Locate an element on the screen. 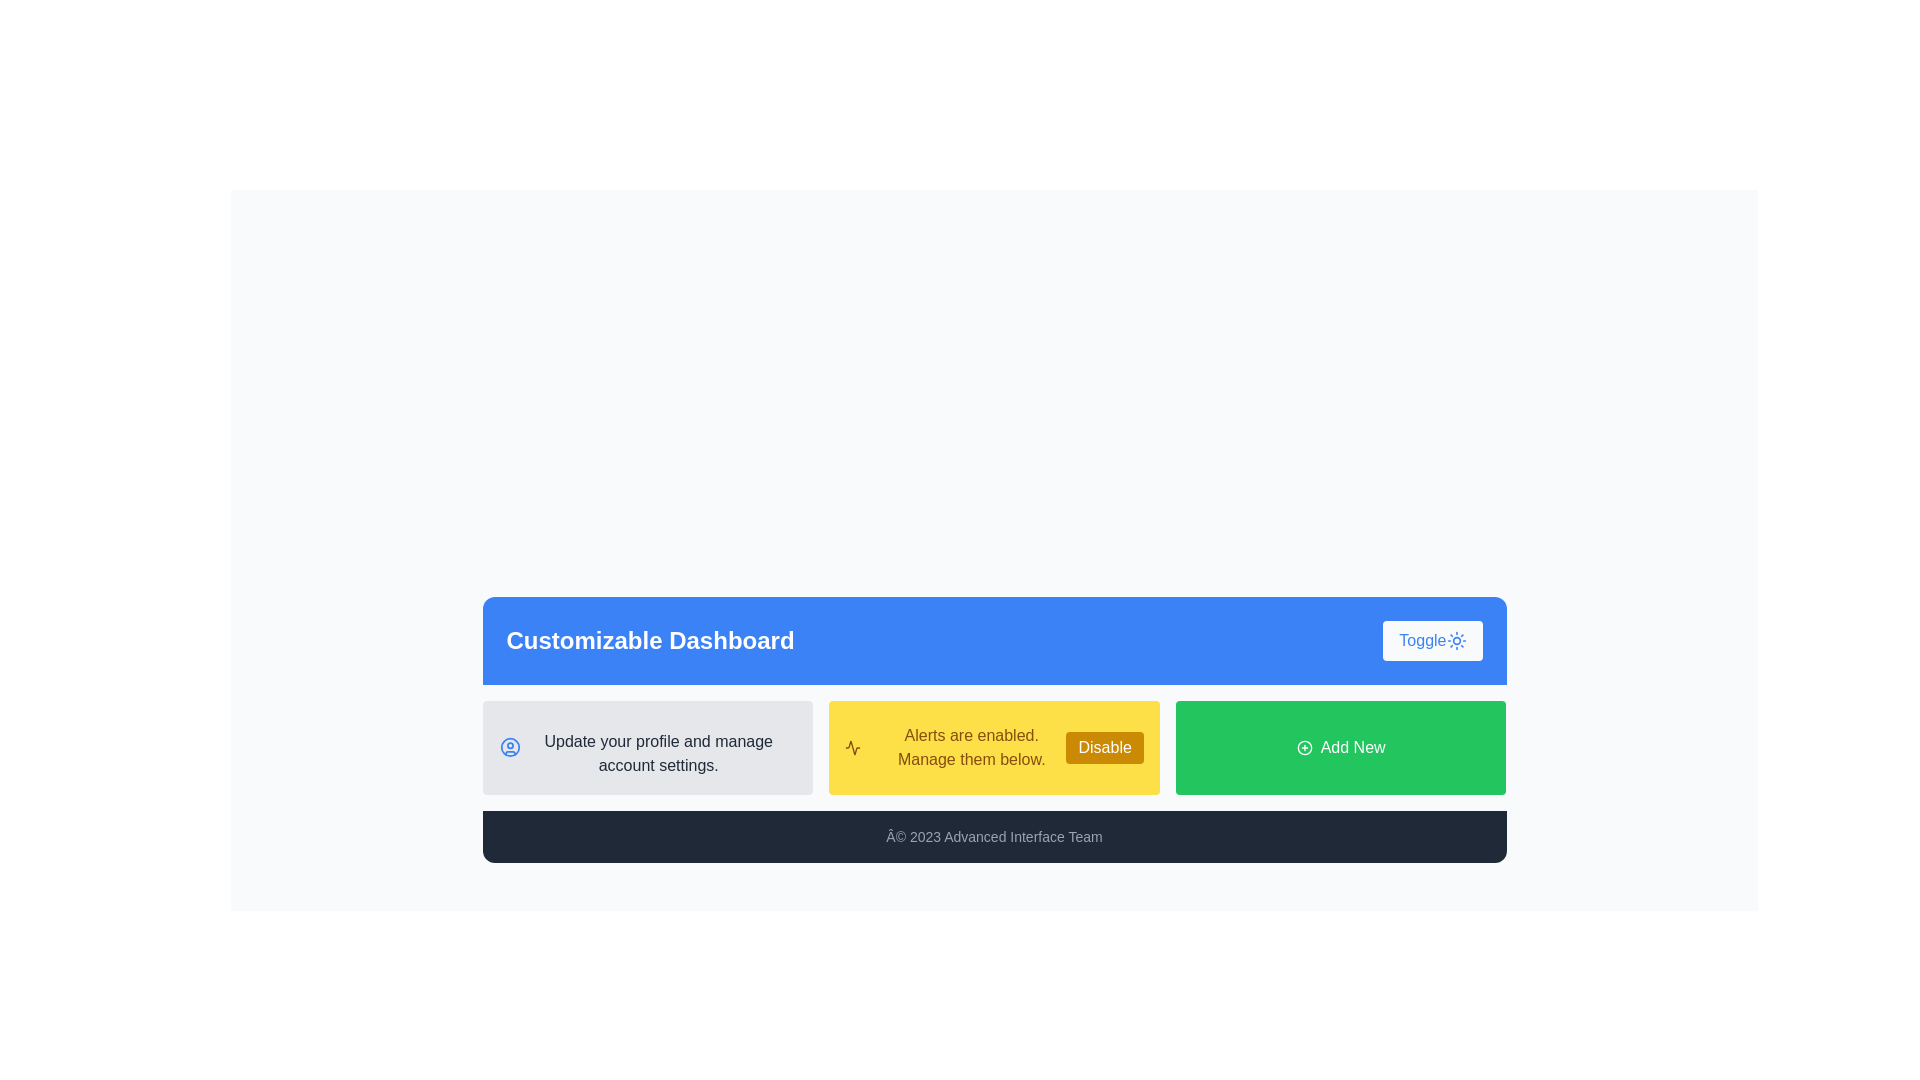 The width and height of the screenshot is (1920, 1080). the informational card that guides users to update their profile or manage account settings, located in the first column of a three-column layout is located at coordinates (647, 748).